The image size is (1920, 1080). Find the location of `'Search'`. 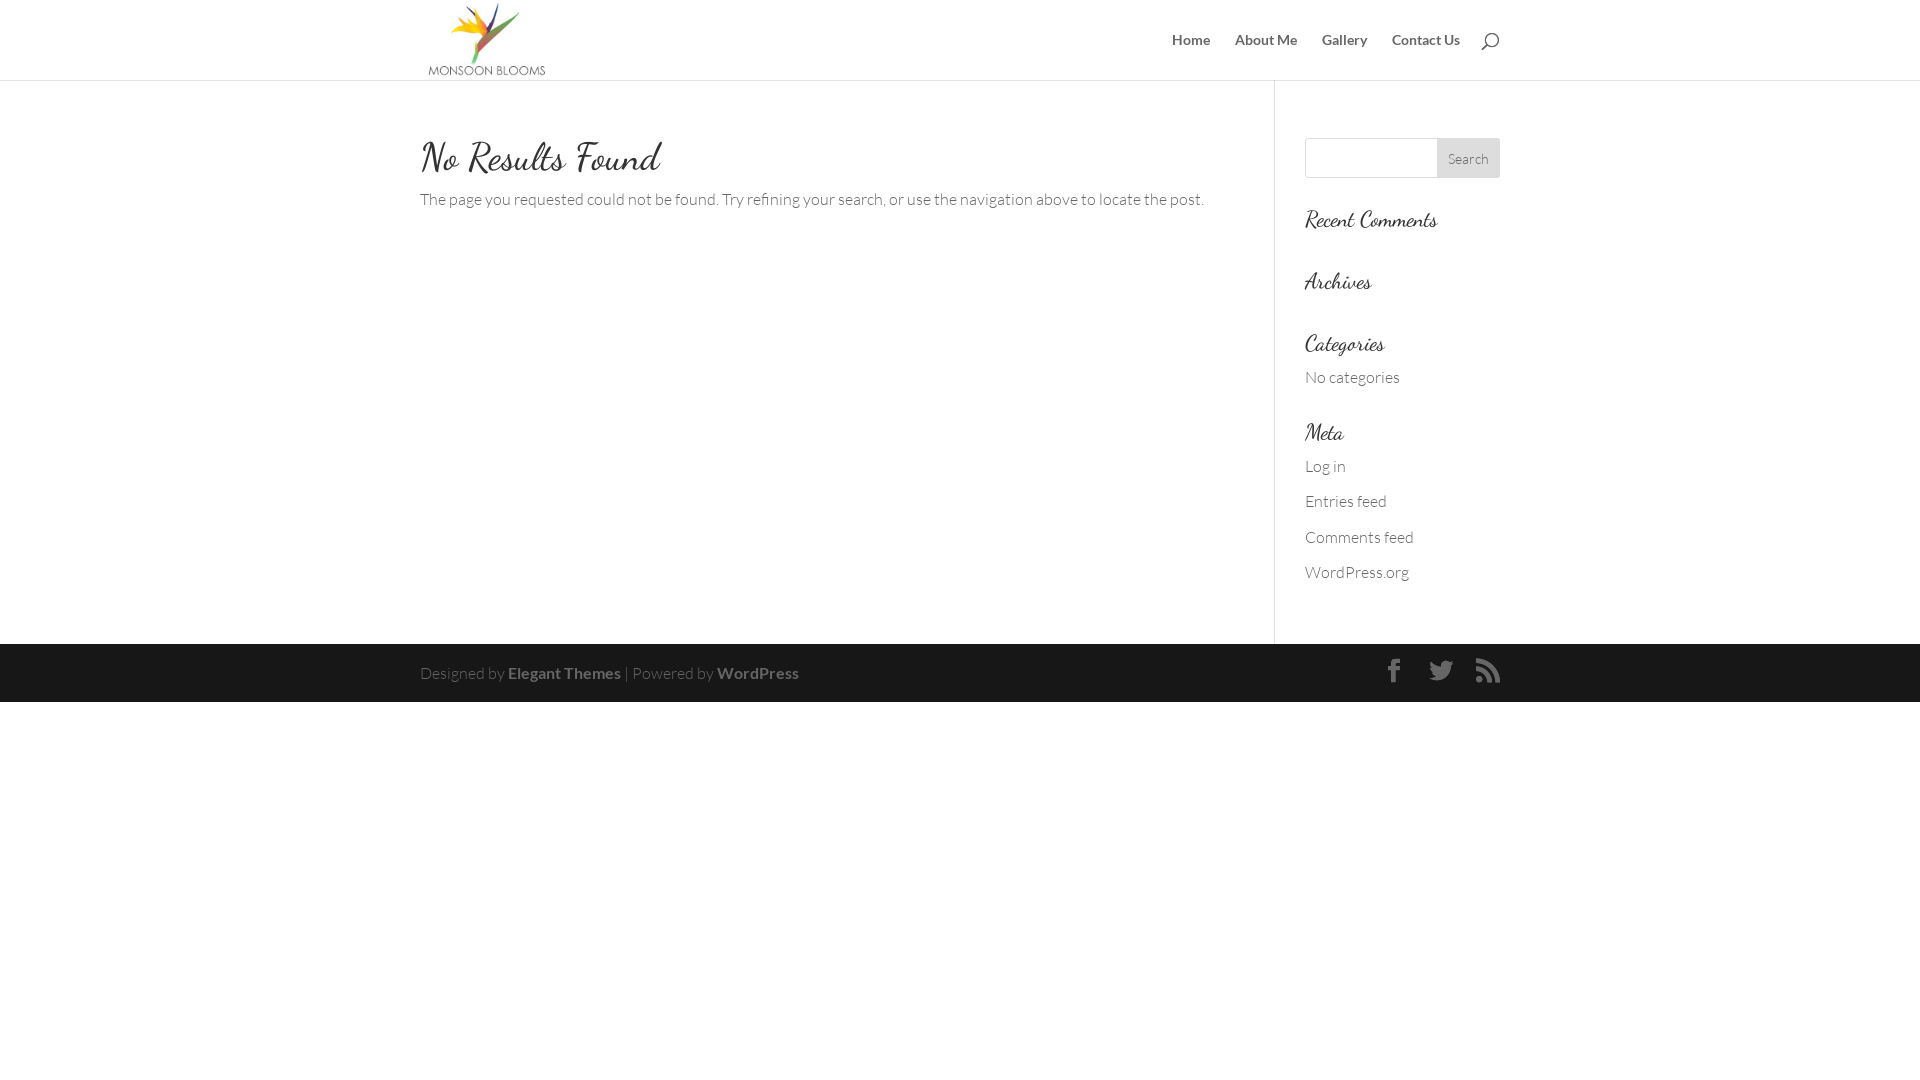

'Search' is located at coordinates (1468, 157).